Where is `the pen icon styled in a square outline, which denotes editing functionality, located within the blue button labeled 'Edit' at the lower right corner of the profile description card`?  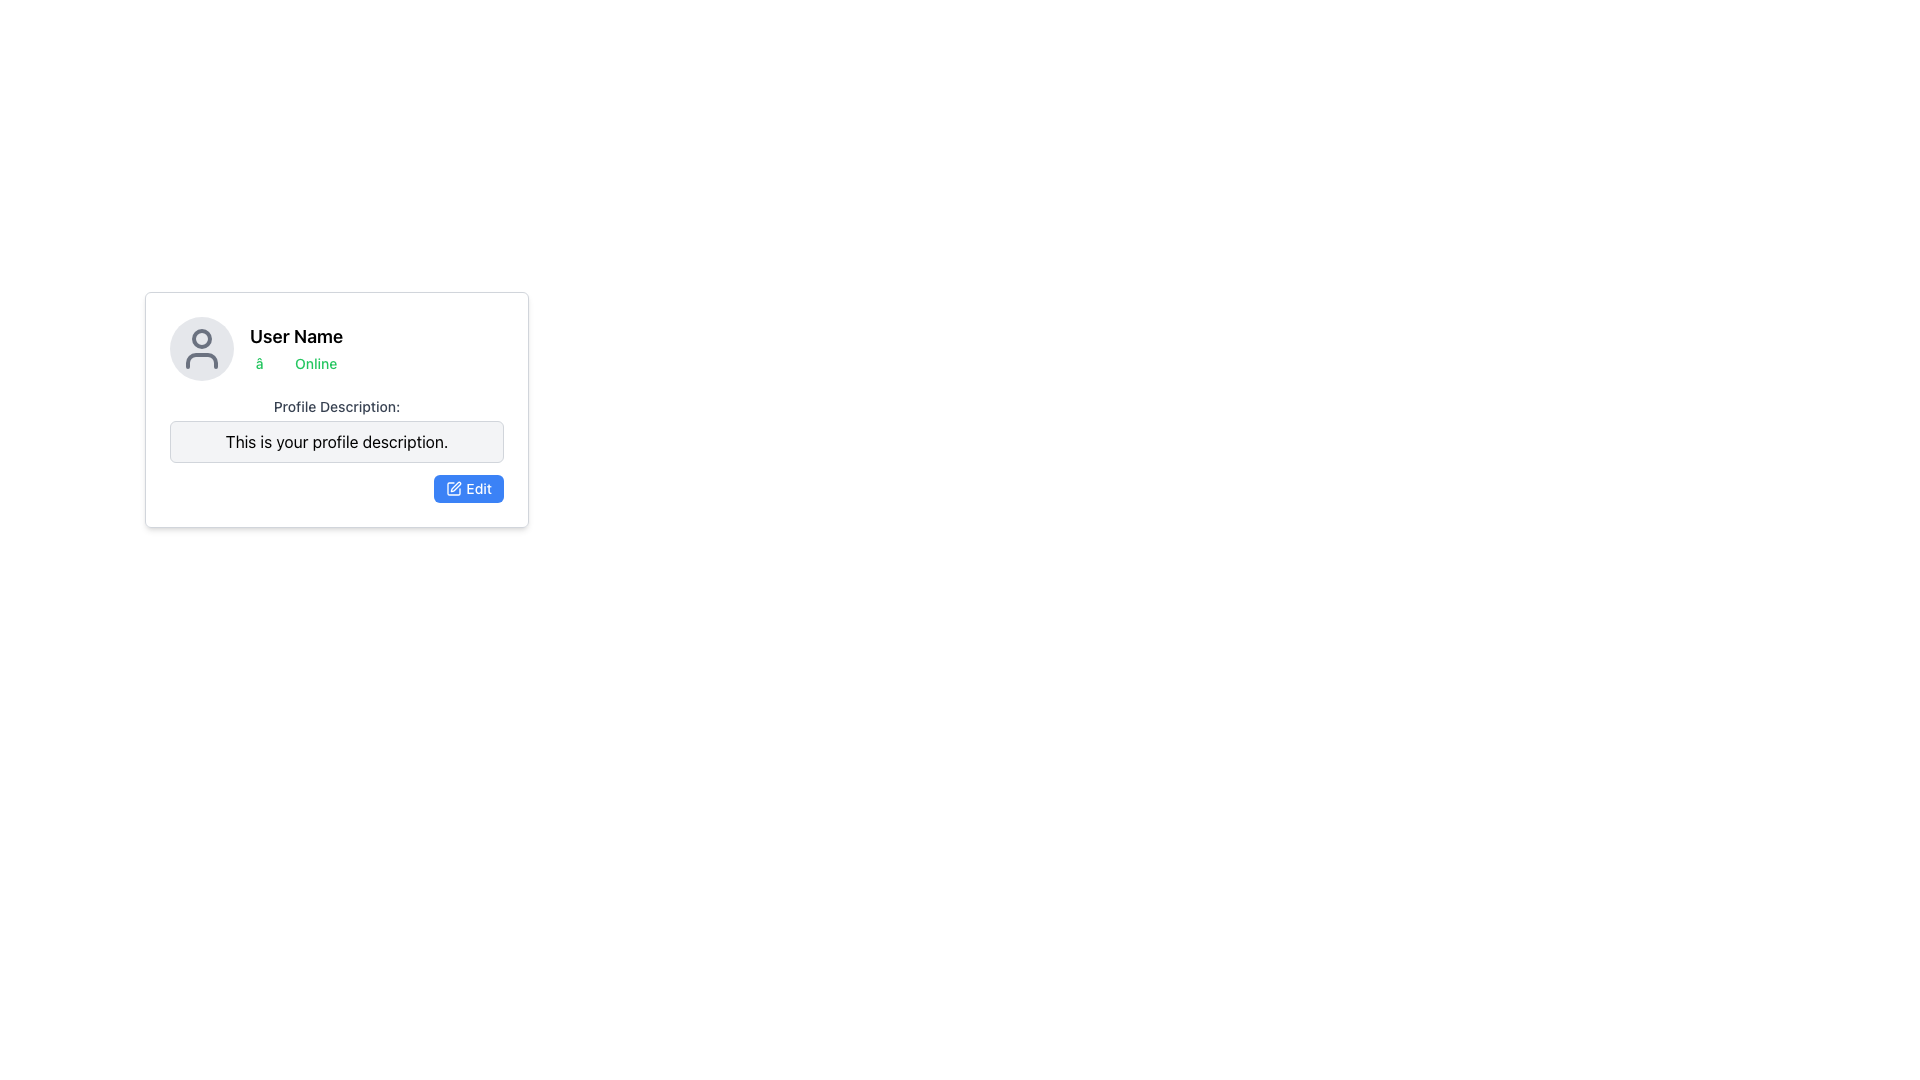
the pen icon styled in a square outline, which denotes editing functionality, located within the blue button labeled 'Edit' at the lower right corner of the profile description card is located at coordinates (453, 489).